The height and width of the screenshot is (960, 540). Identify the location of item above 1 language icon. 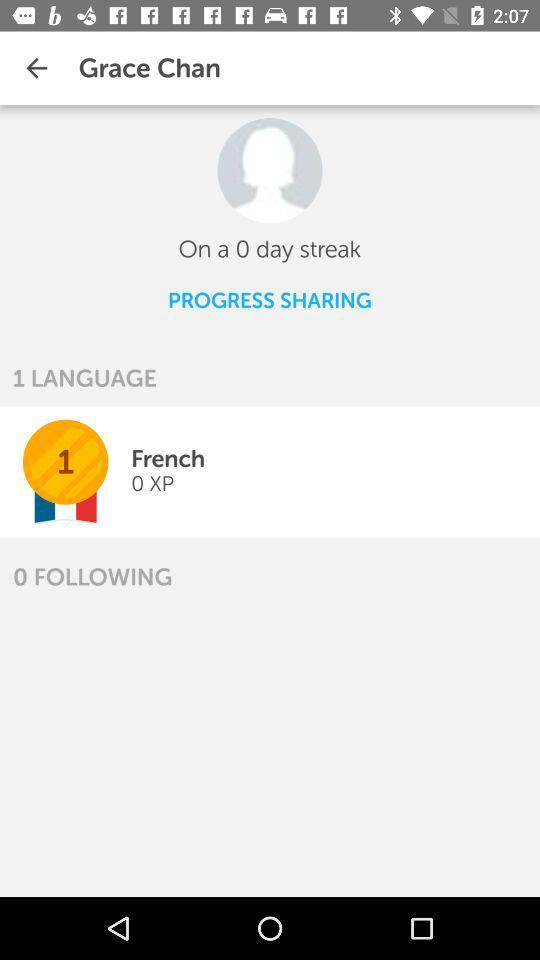
(36, 68).